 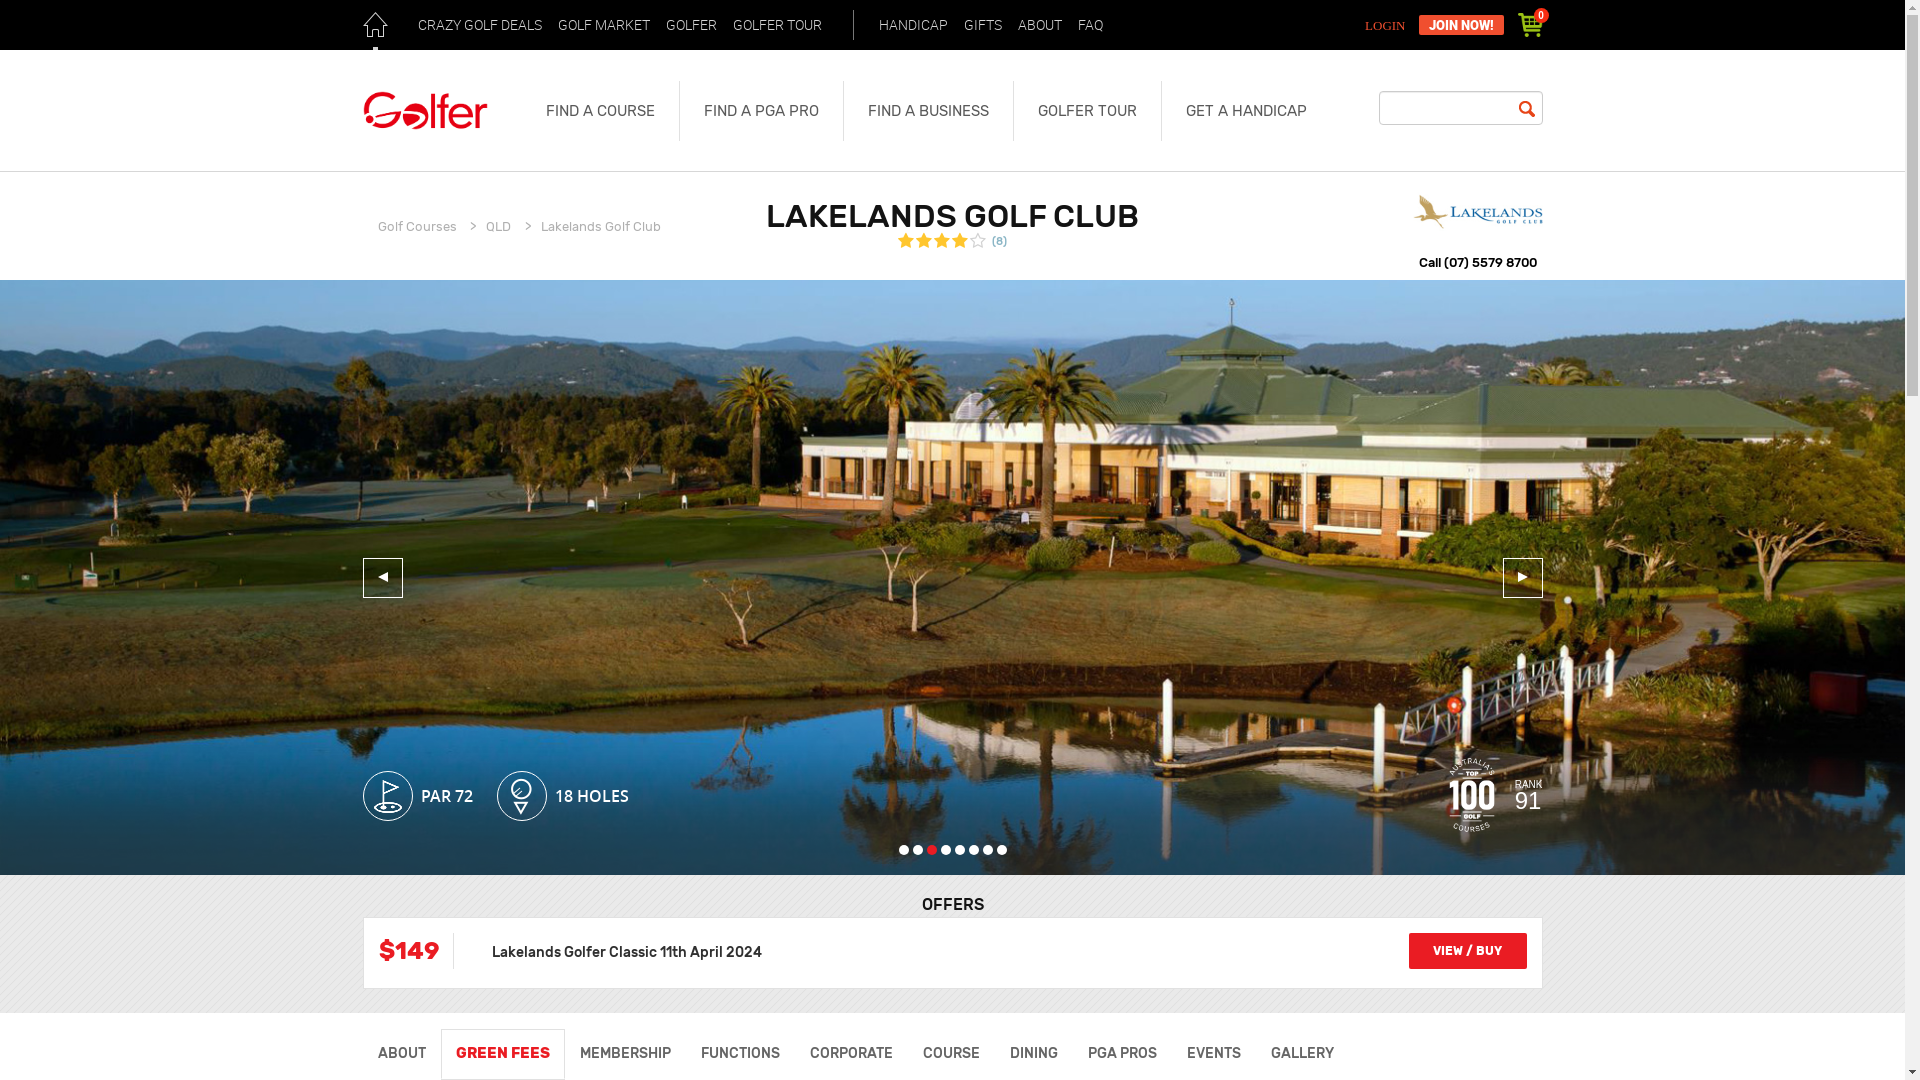 What do you see at coordinates (973, 849) in the screenshot?
I see `'6'` at bounding box center [973, 849].